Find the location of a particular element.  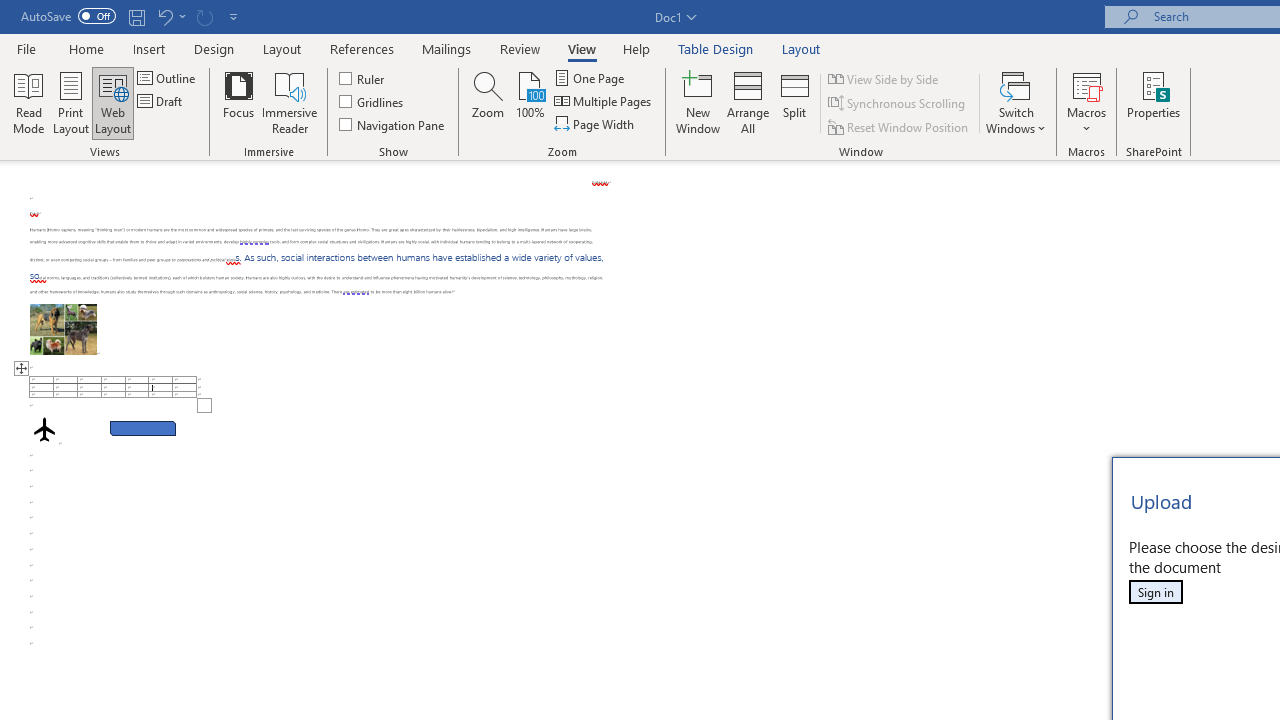

'Properties' is located at coordinates (1153, 103).